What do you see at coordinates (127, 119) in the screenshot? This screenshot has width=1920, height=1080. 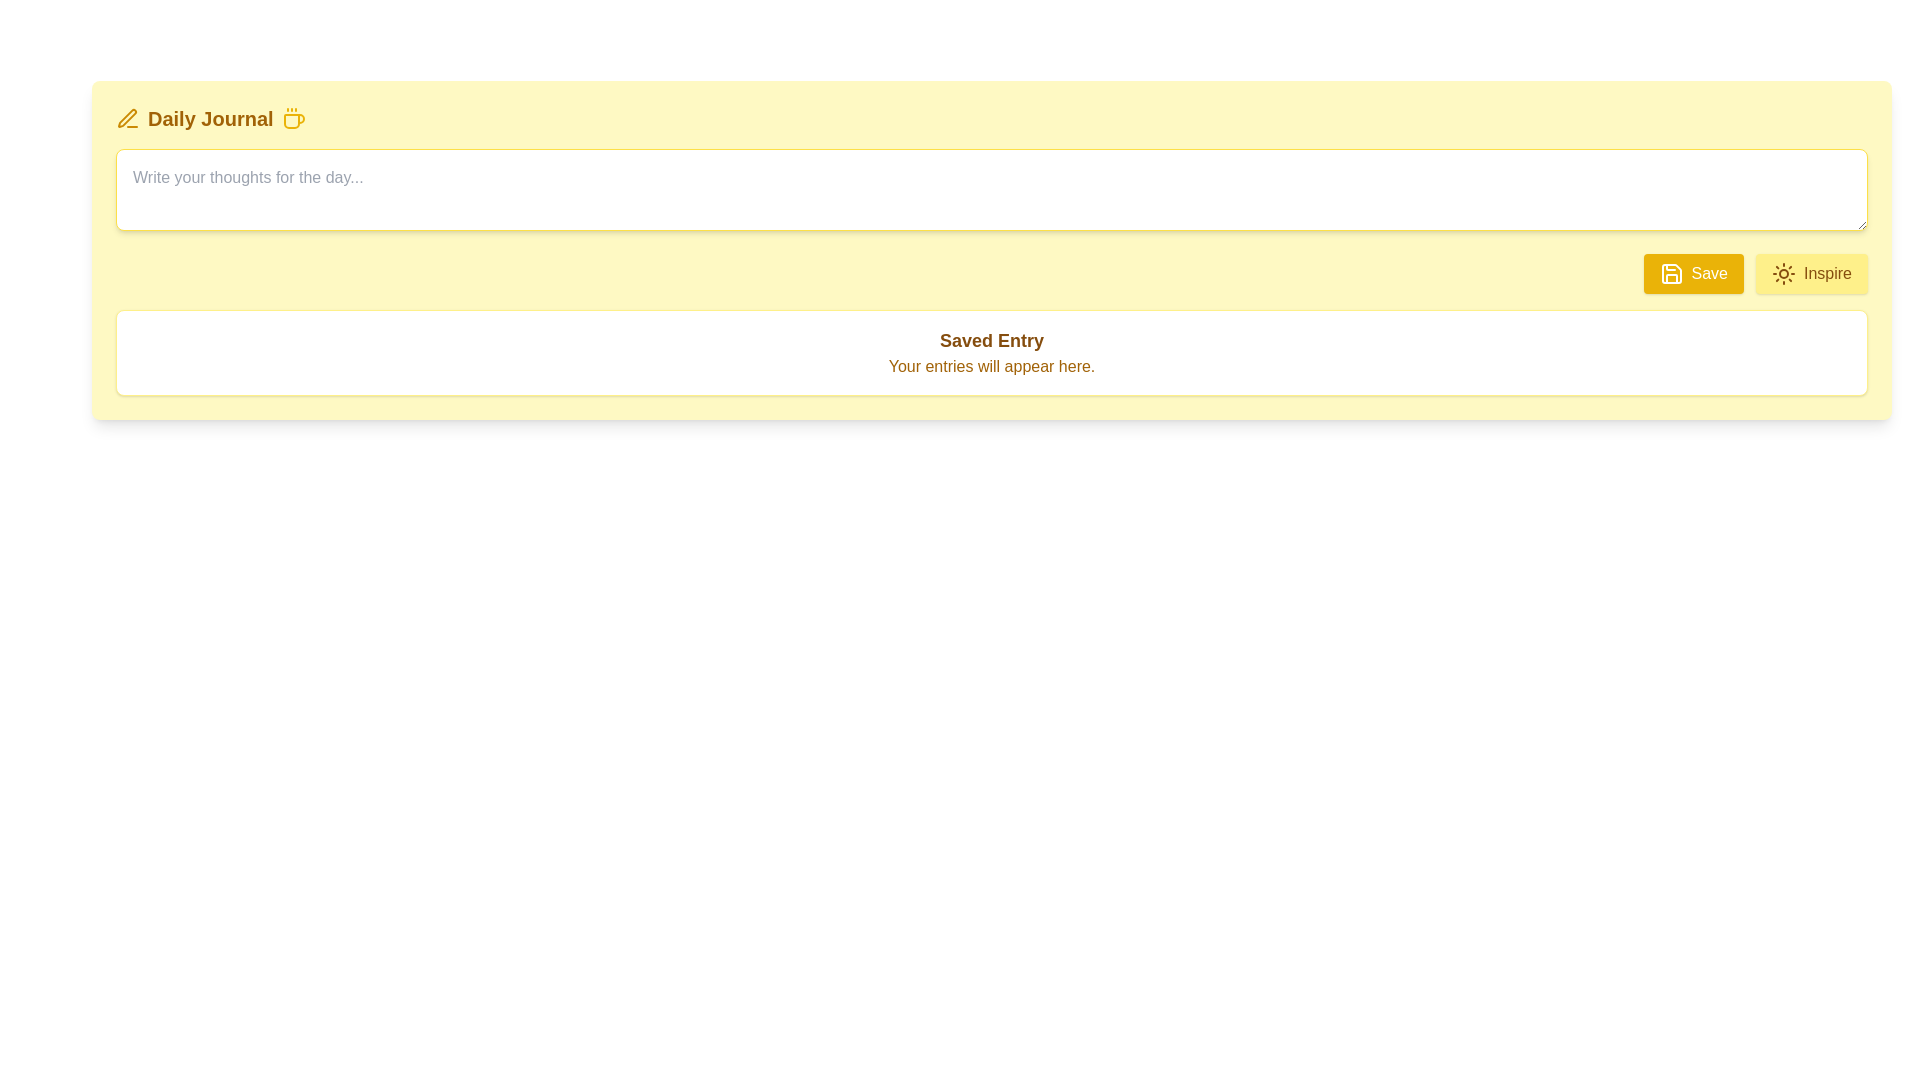 I see `the decorative icon representing the 'Daily Journal' section, located to the left of the text 'Daily Journal'` at bounding box center [127, 119].